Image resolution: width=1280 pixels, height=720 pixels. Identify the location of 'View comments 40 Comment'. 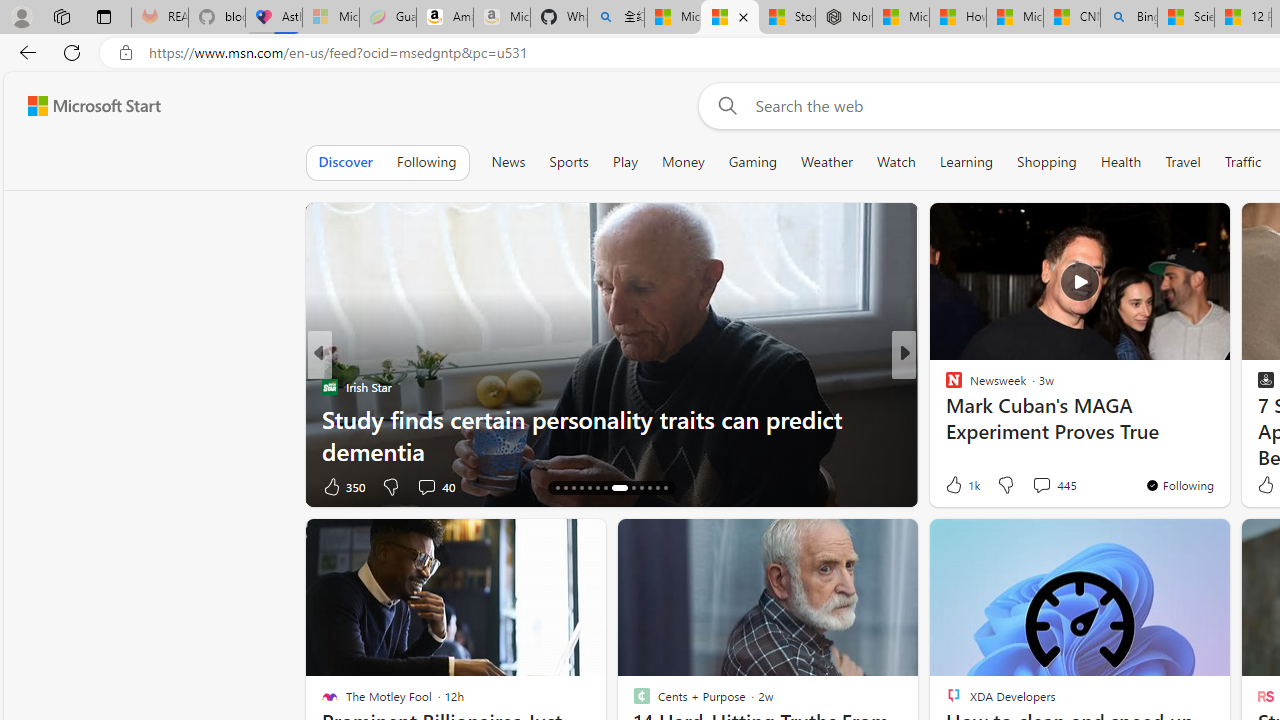
(425, 486).